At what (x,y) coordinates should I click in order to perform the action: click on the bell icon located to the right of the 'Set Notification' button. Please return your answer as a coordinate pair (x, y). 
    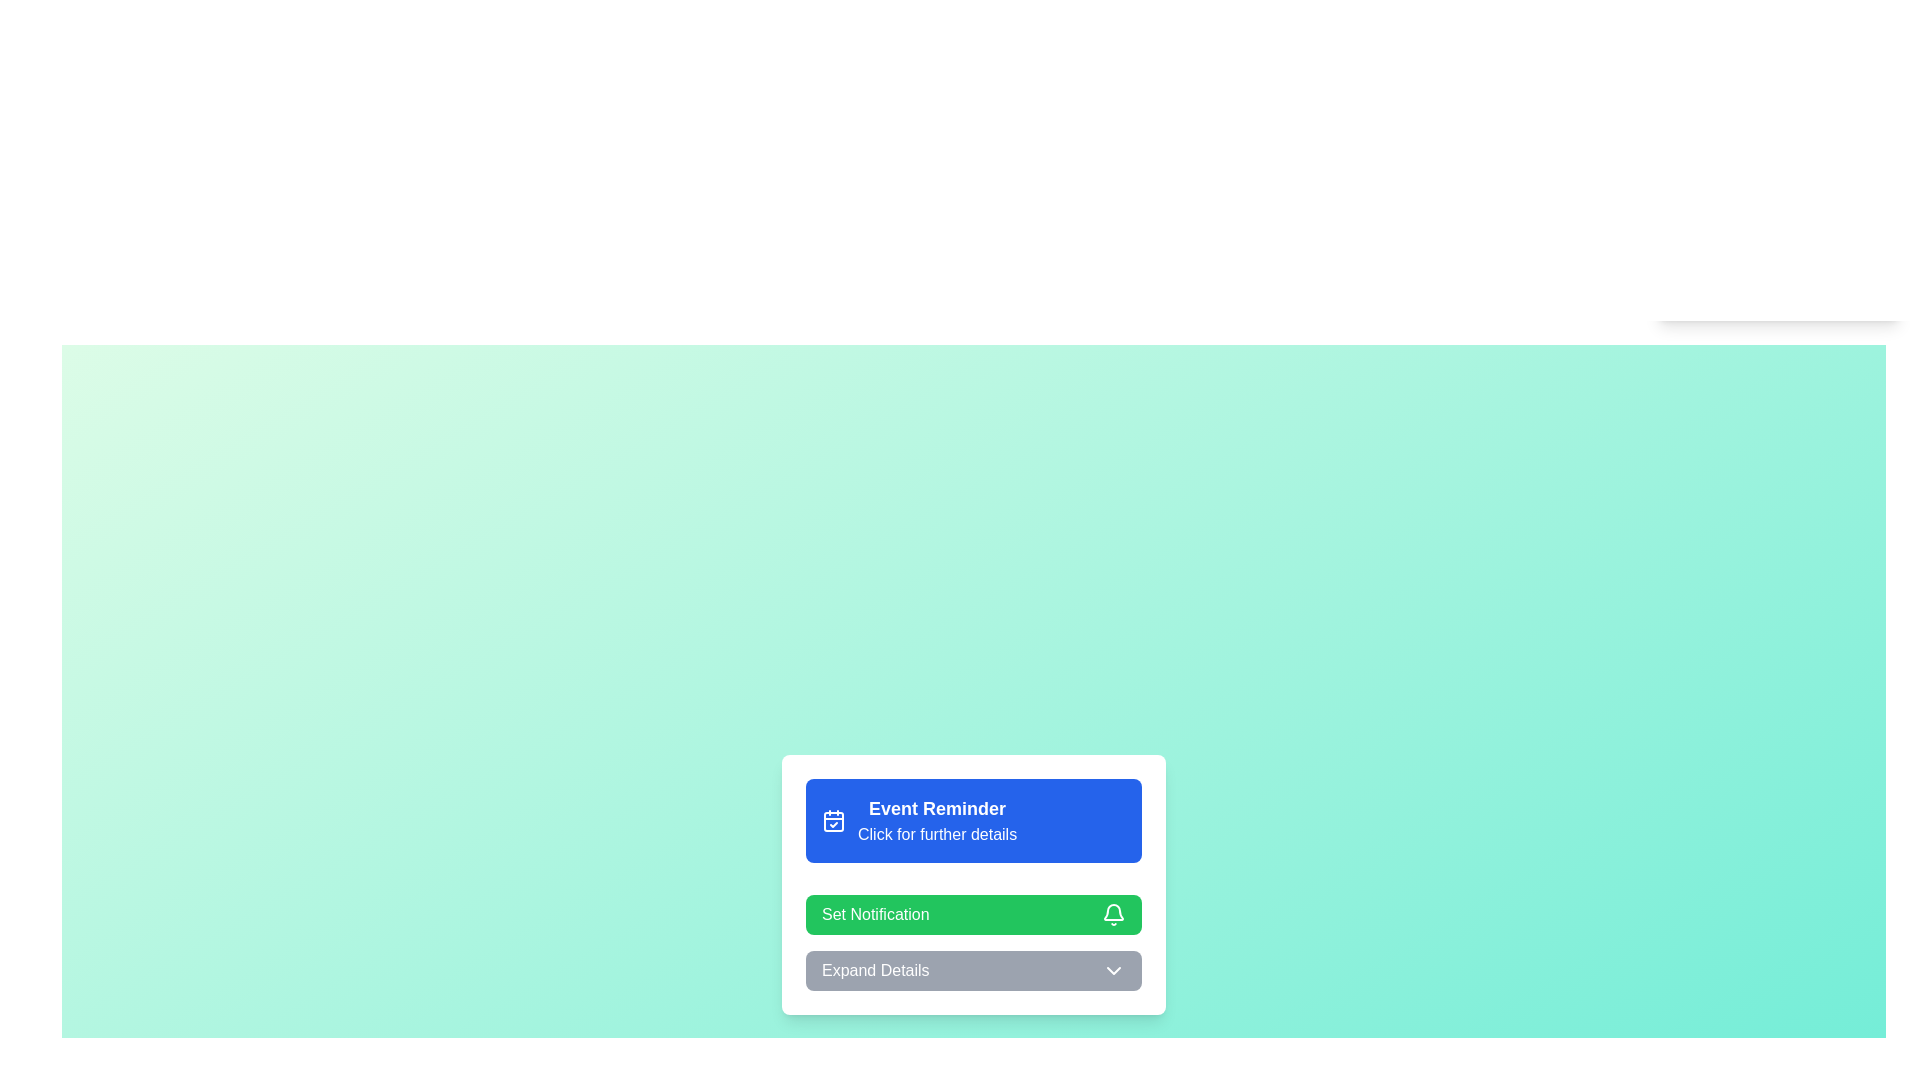
    Looking at the image, I should click on (1112, 914).